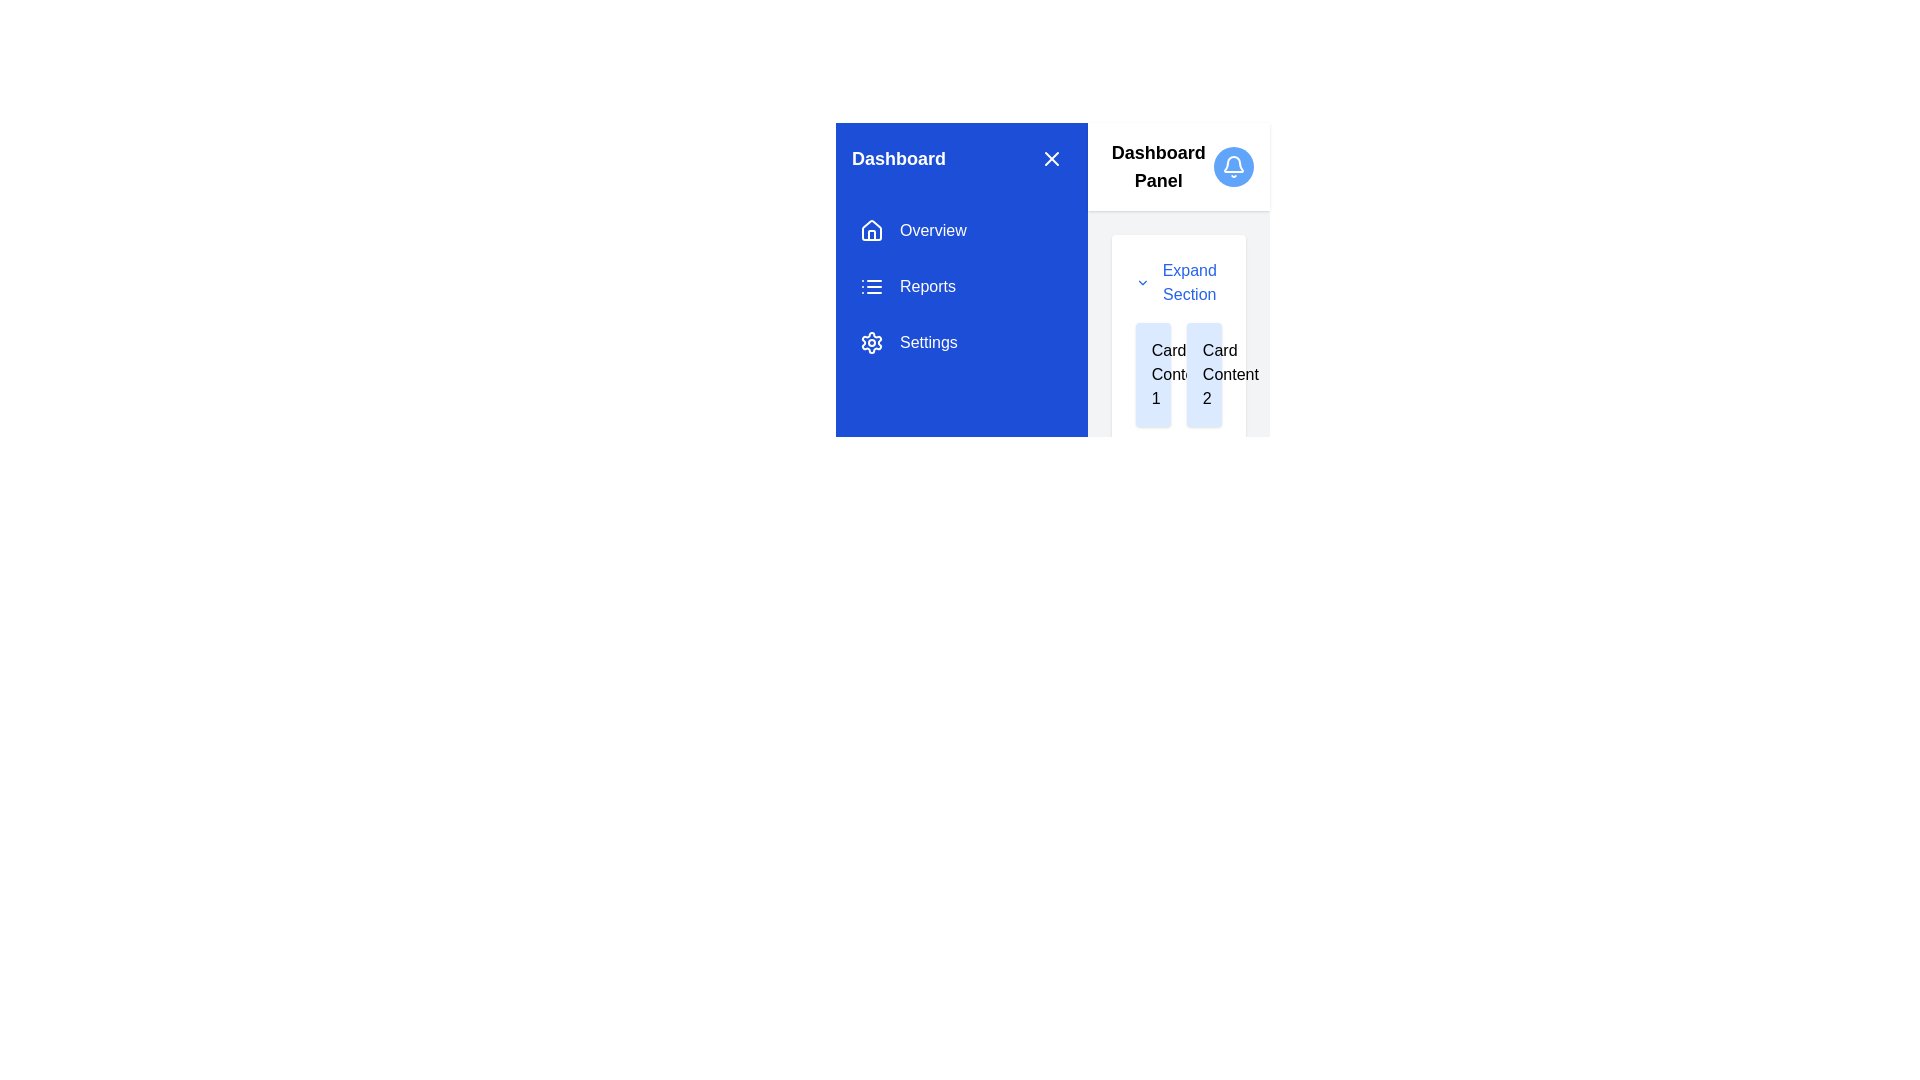 This screenshot has height=1080, width=1920. I want to click on the Expandable Panel located in the right panel of the interface, so click(1178, 402).